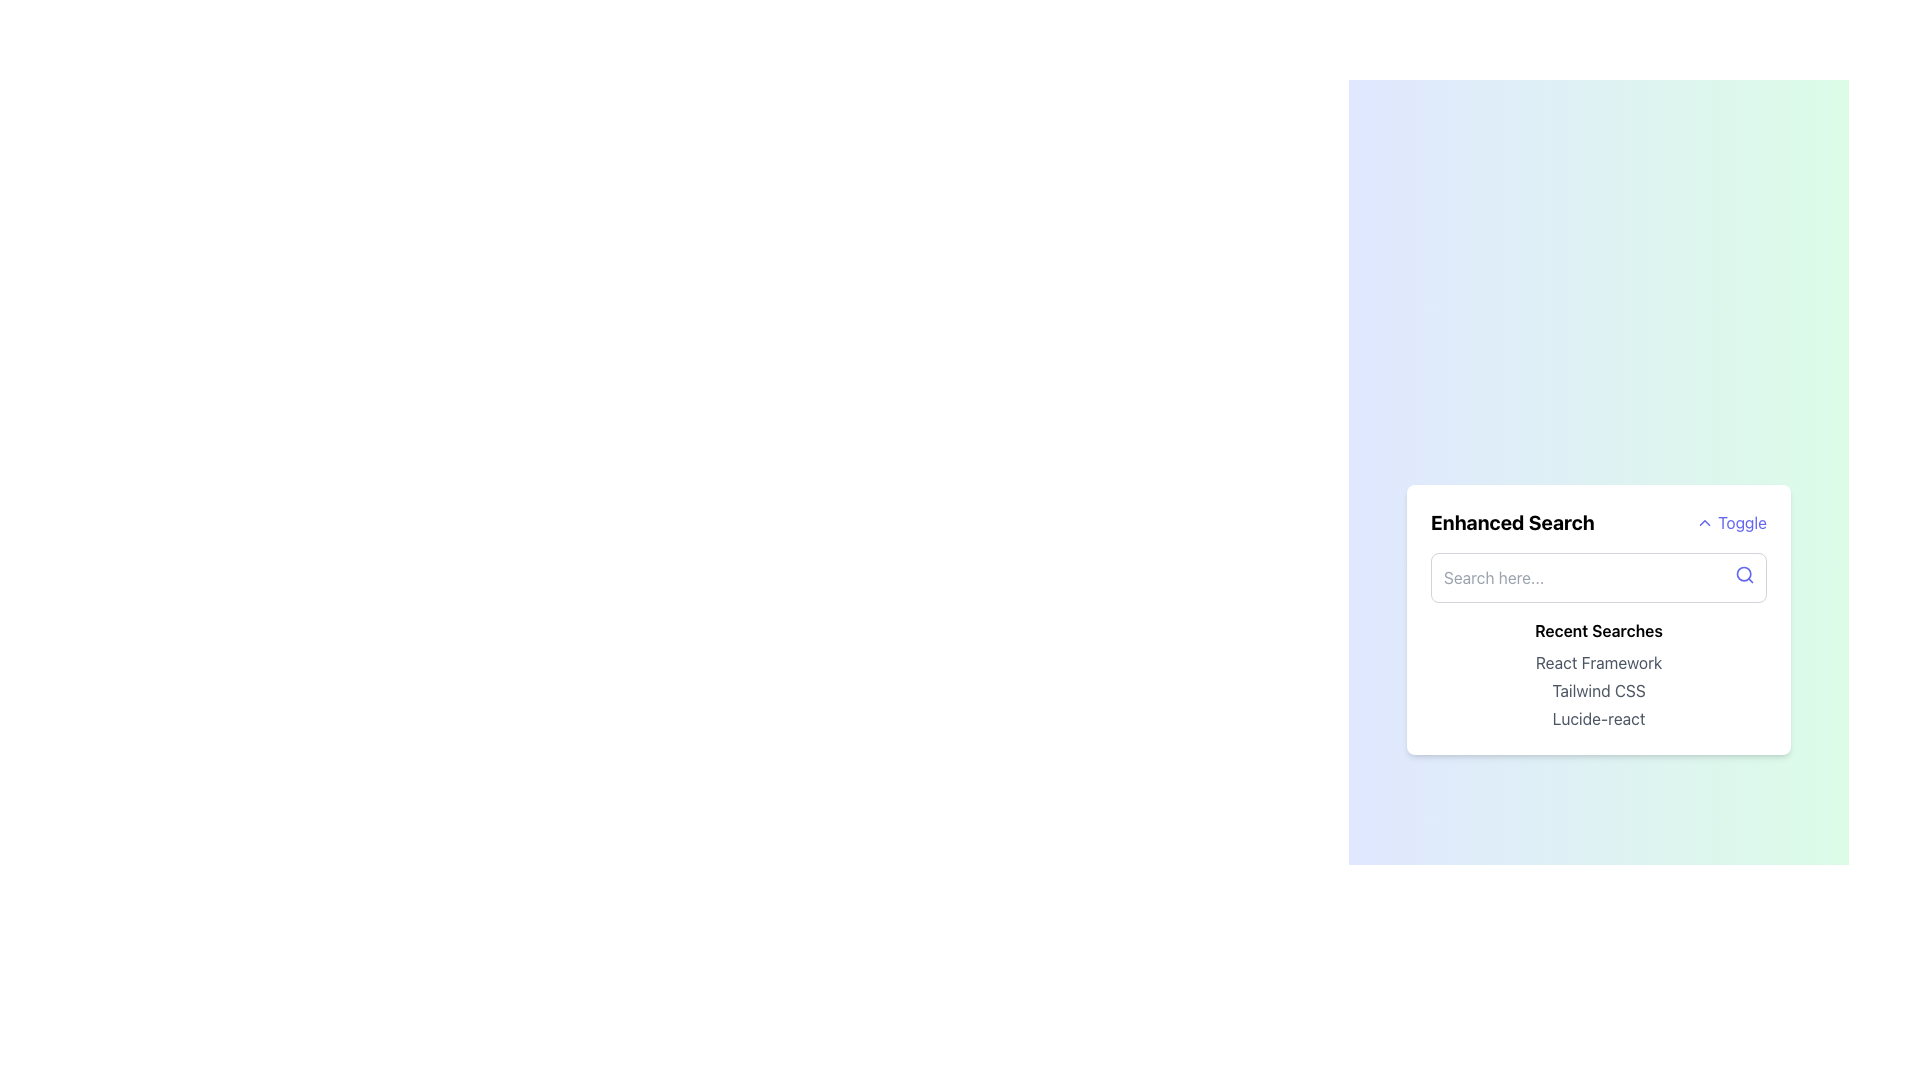  Describe the element at coordinates (1597, 689) in the screenshot. I see `any of the three clickable text items in the 'Recent Searches' list, which includes 'React Framework', 'Tailwind CSS', and 'Lucide-react'` at that location.